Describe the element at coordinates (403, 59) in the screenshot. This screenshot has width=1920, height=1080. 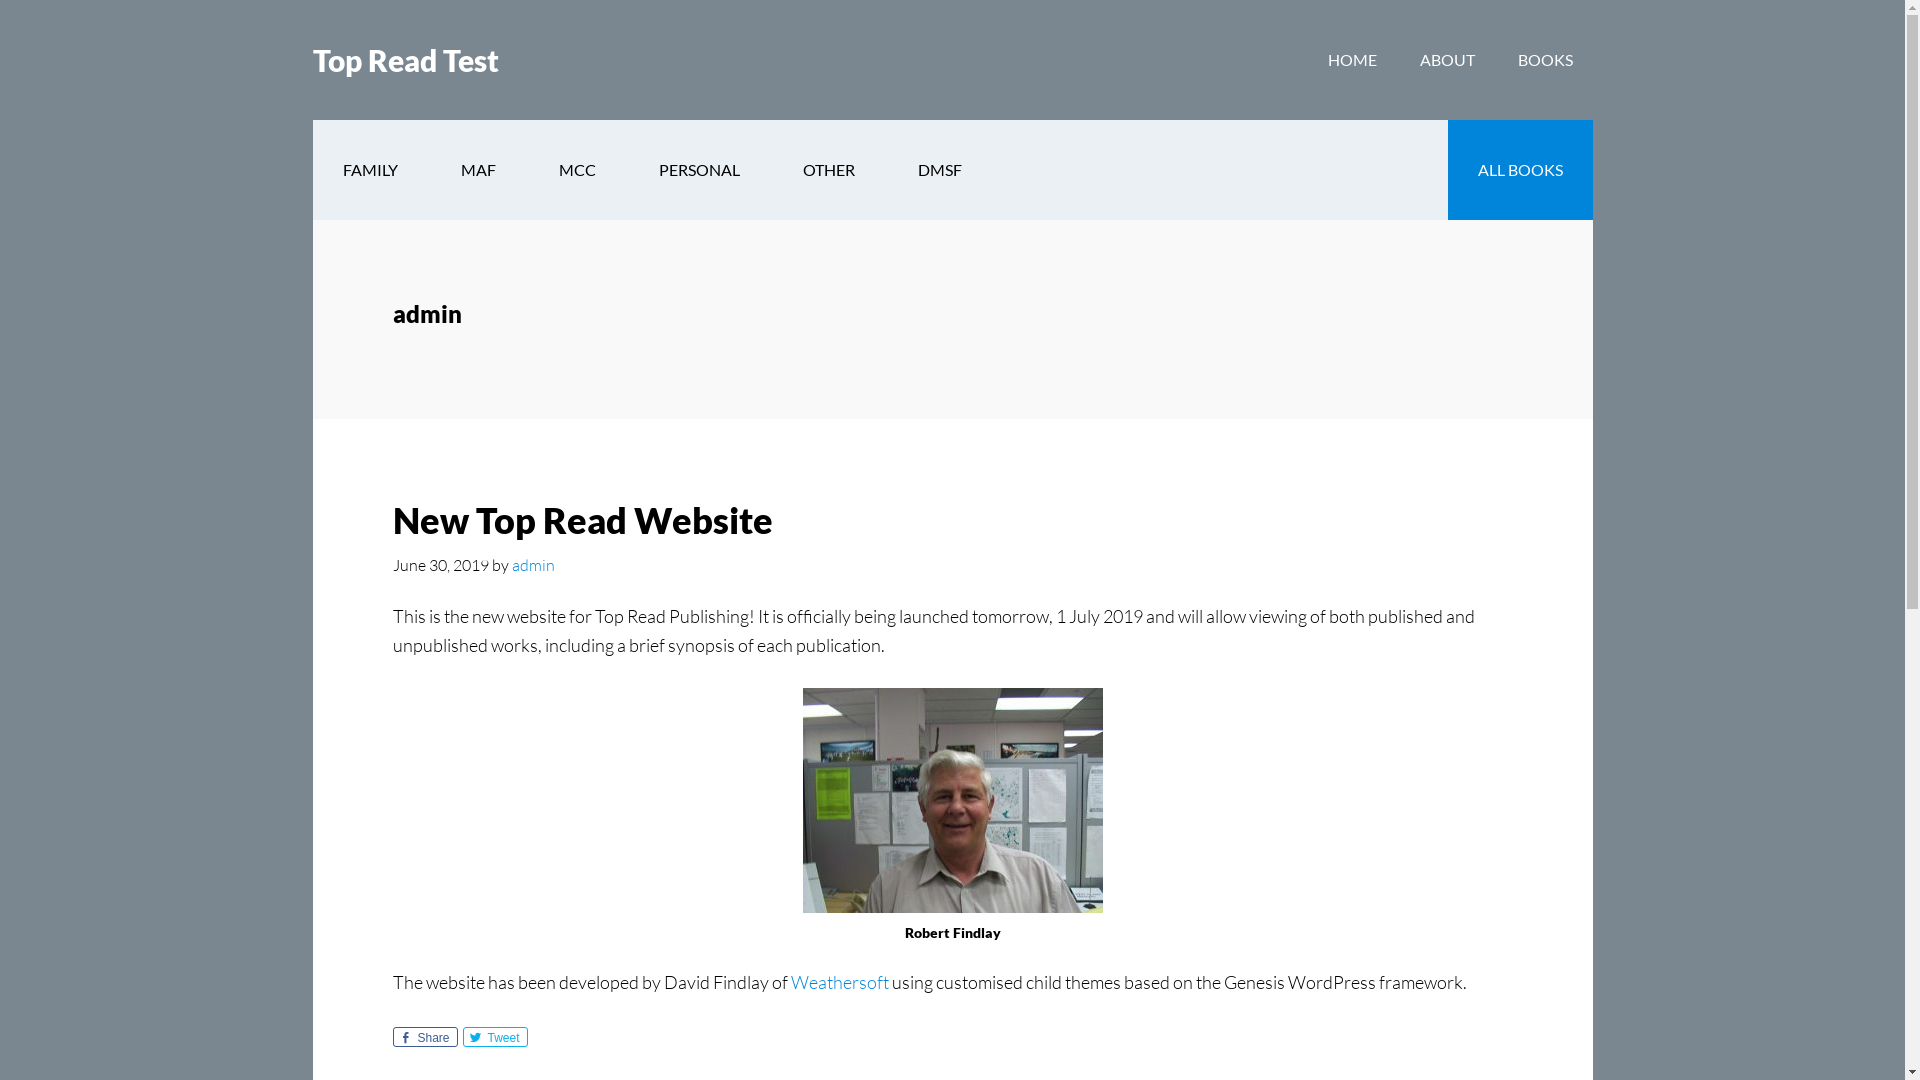
I see `'Top Read Test'` at that location.